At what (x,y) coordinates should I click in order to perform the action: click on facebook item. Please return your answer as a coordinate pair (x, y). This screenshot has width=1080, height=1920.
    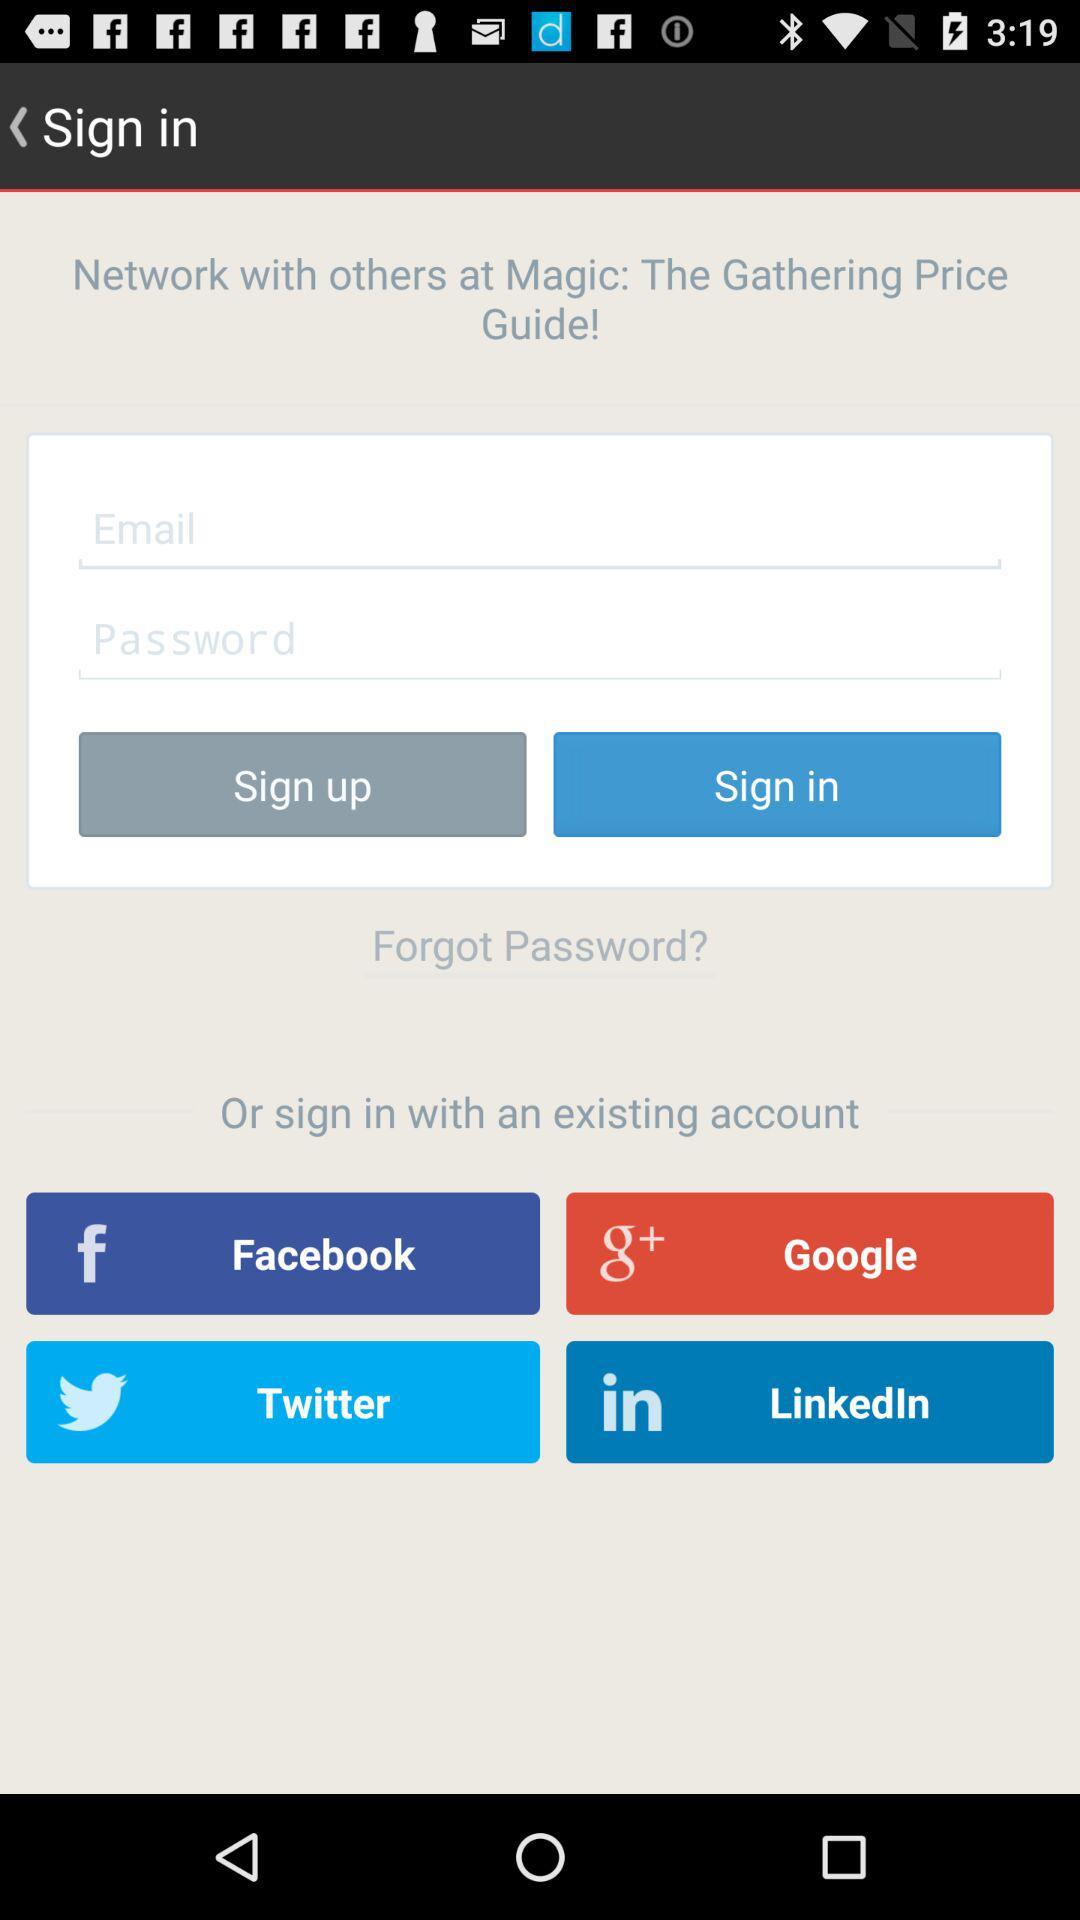
    Looking at the image, I should click on (283, 1252).